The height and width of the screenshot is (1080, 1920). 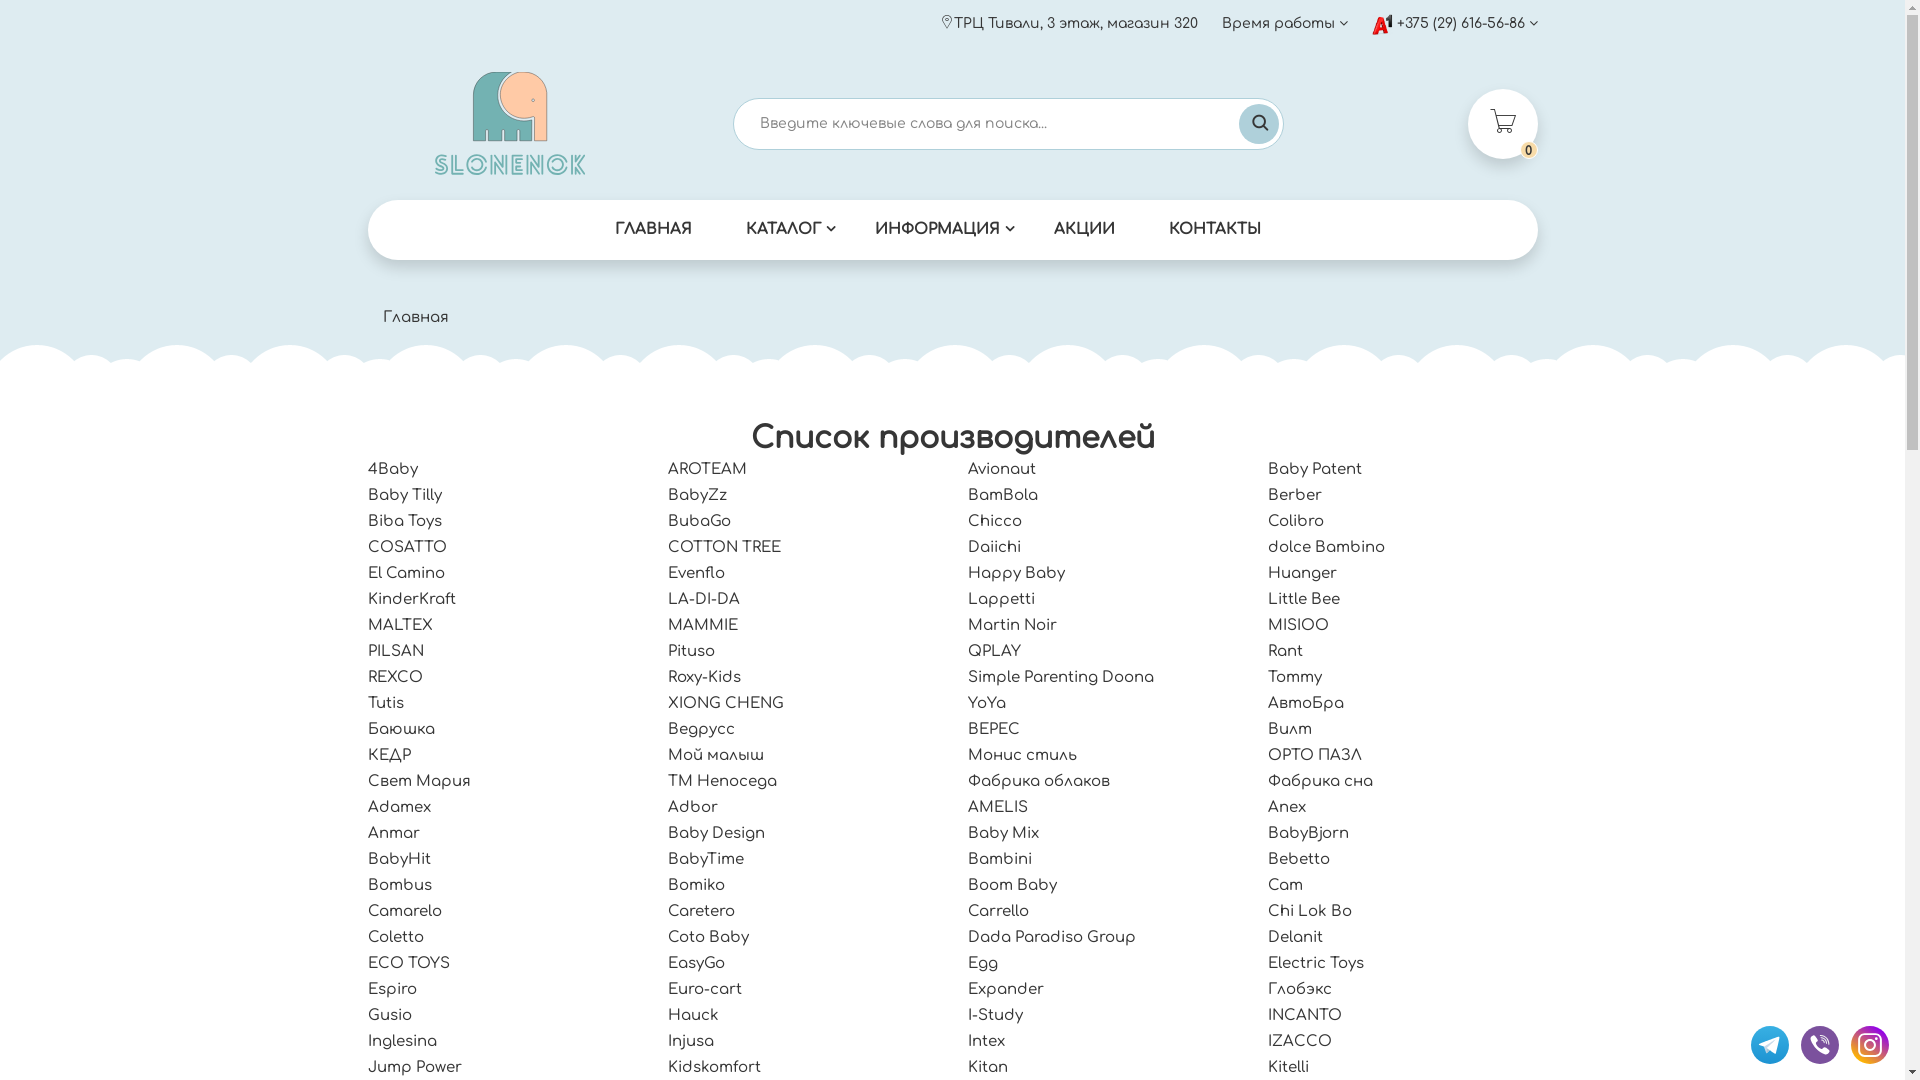 What do you see at coordinates (1300, 1040) in the screenshot?
I see `'IZACCO'` at bounding box center [1300, 1040].